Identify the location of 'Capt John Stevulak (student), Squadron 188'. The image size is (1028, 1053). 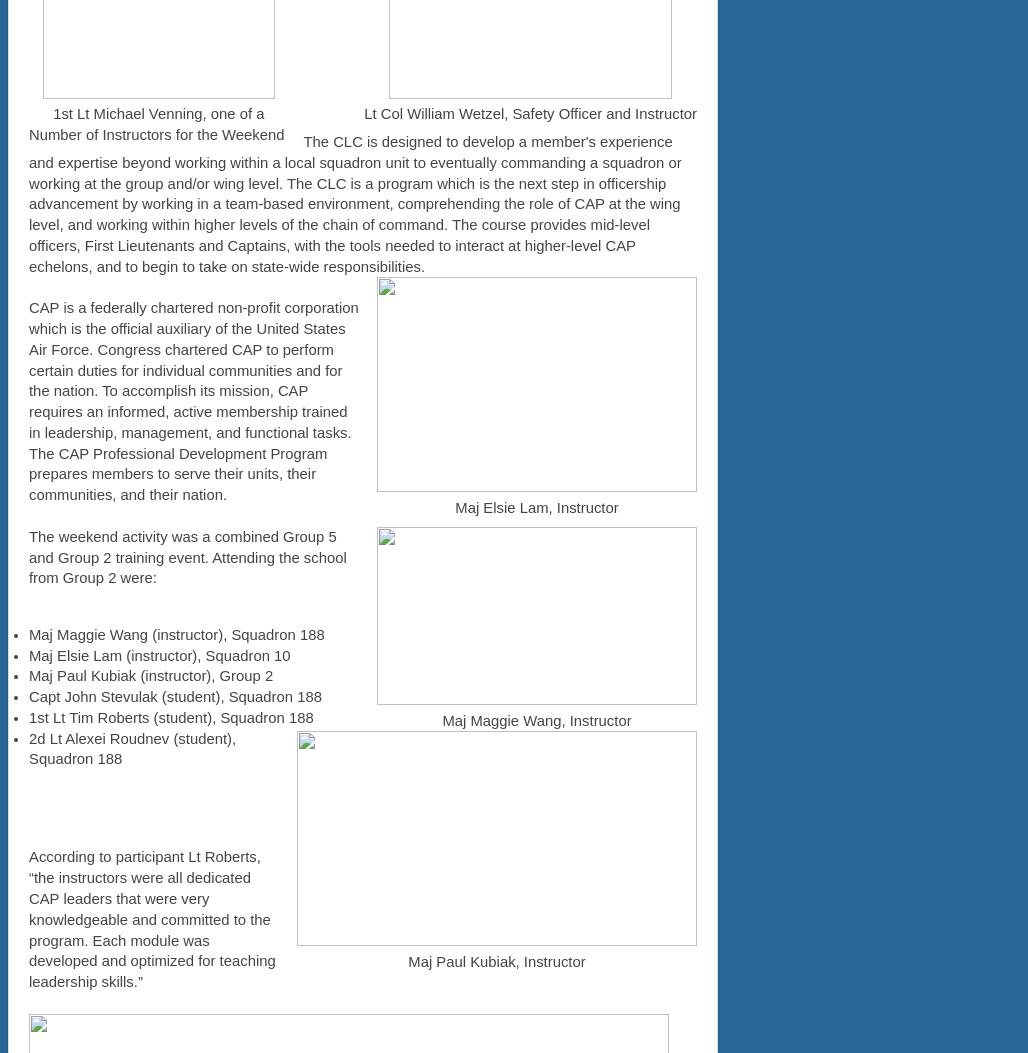
(174, 696).